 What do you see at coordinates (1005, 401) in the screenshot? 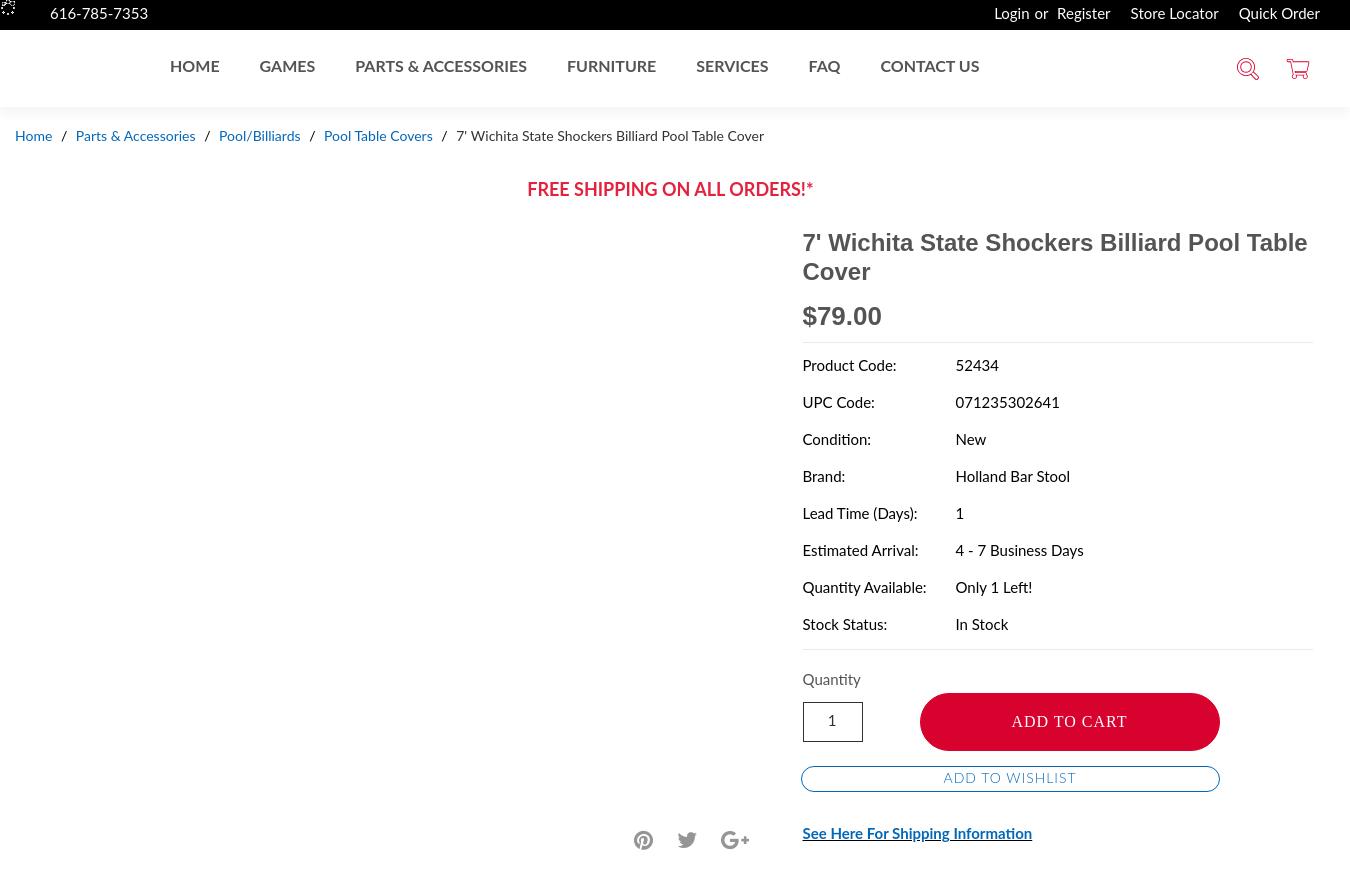
I see `'071235302641'` at bounding box center [1005, 401].